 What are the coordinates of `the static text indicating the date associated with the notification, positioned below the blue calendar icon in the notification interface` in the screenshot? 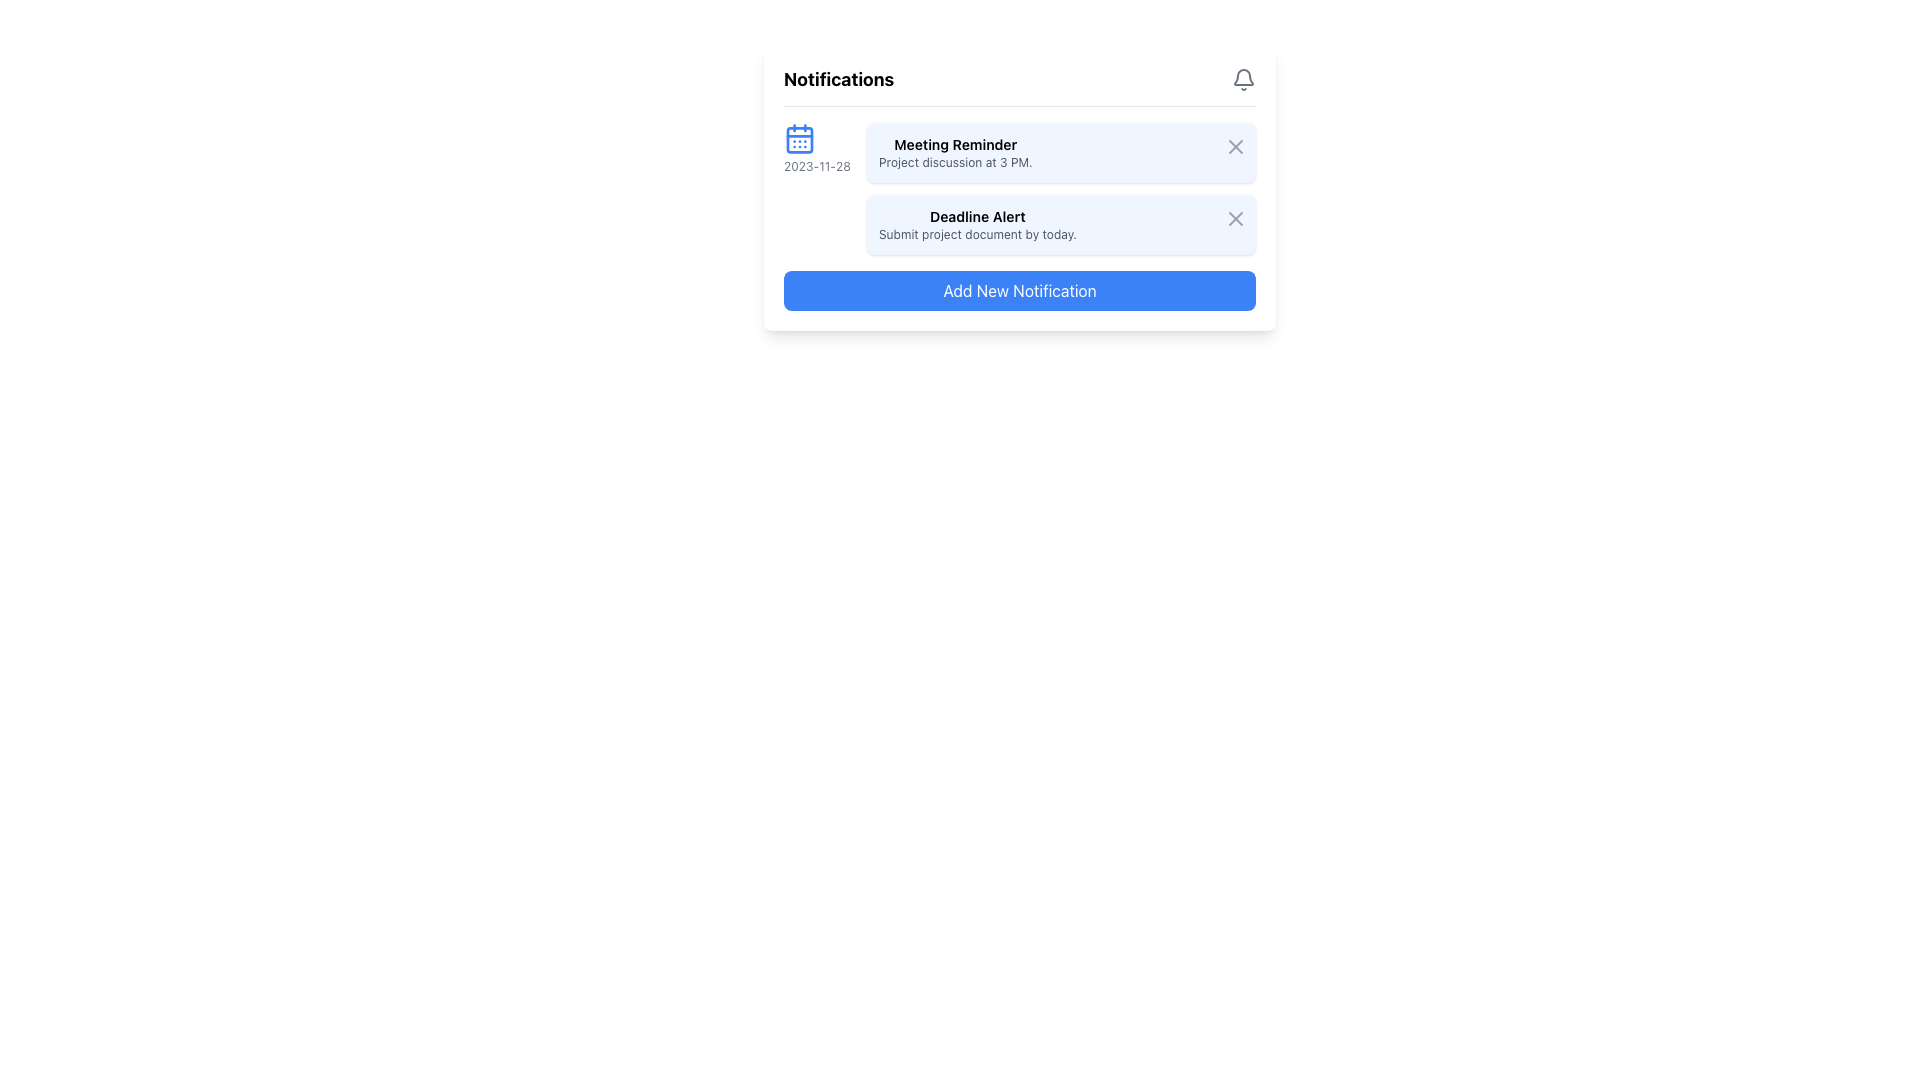 It's located at (817, 165).